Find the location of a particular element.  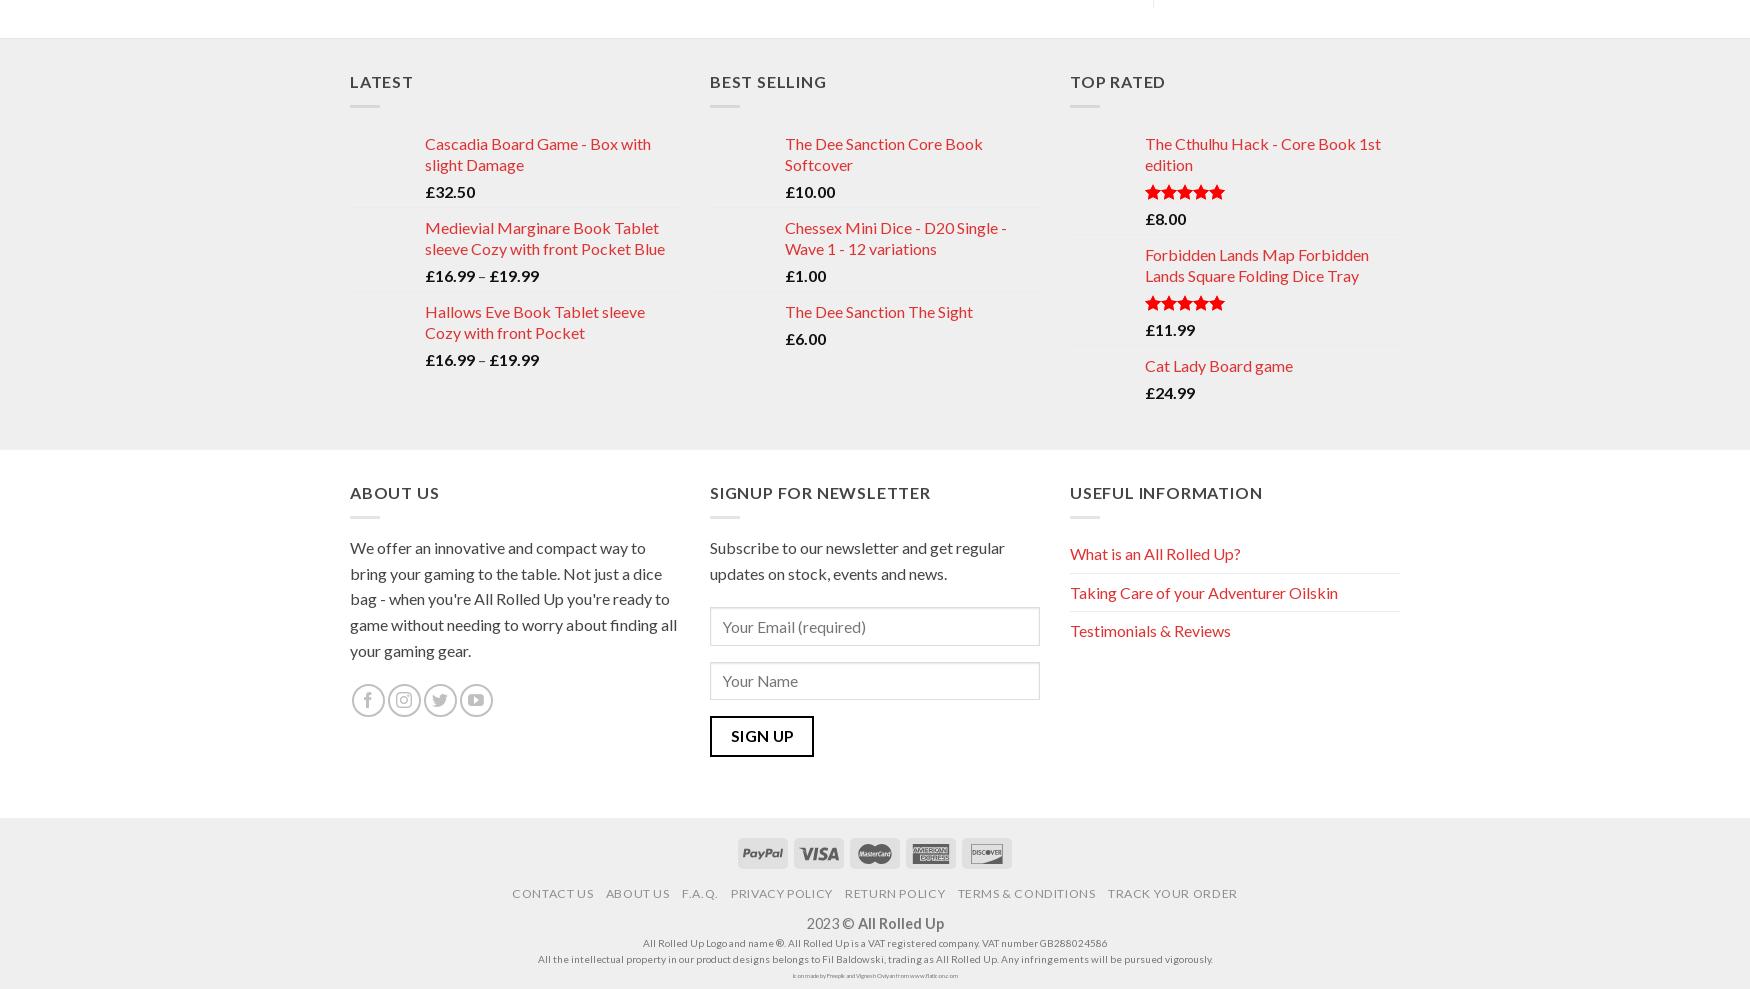

'All Rolled Up Logo and name ®. All Rolled Up is a VAT registered company.
VAT number GB288024586' is located at coordinates (874, 942).